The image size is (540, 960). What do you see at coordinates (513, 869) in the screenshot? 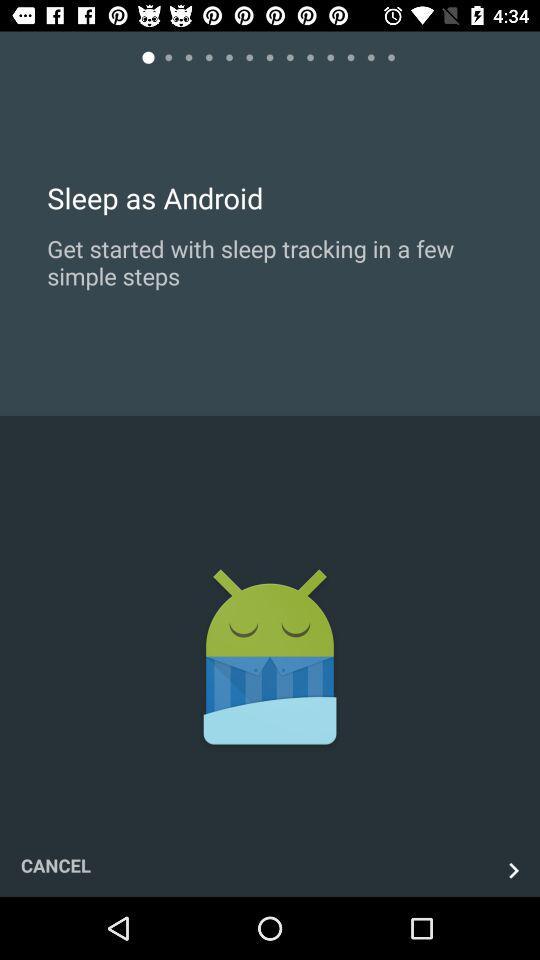
I see `the arrow_forward icon` at bounding box center [513, 869].